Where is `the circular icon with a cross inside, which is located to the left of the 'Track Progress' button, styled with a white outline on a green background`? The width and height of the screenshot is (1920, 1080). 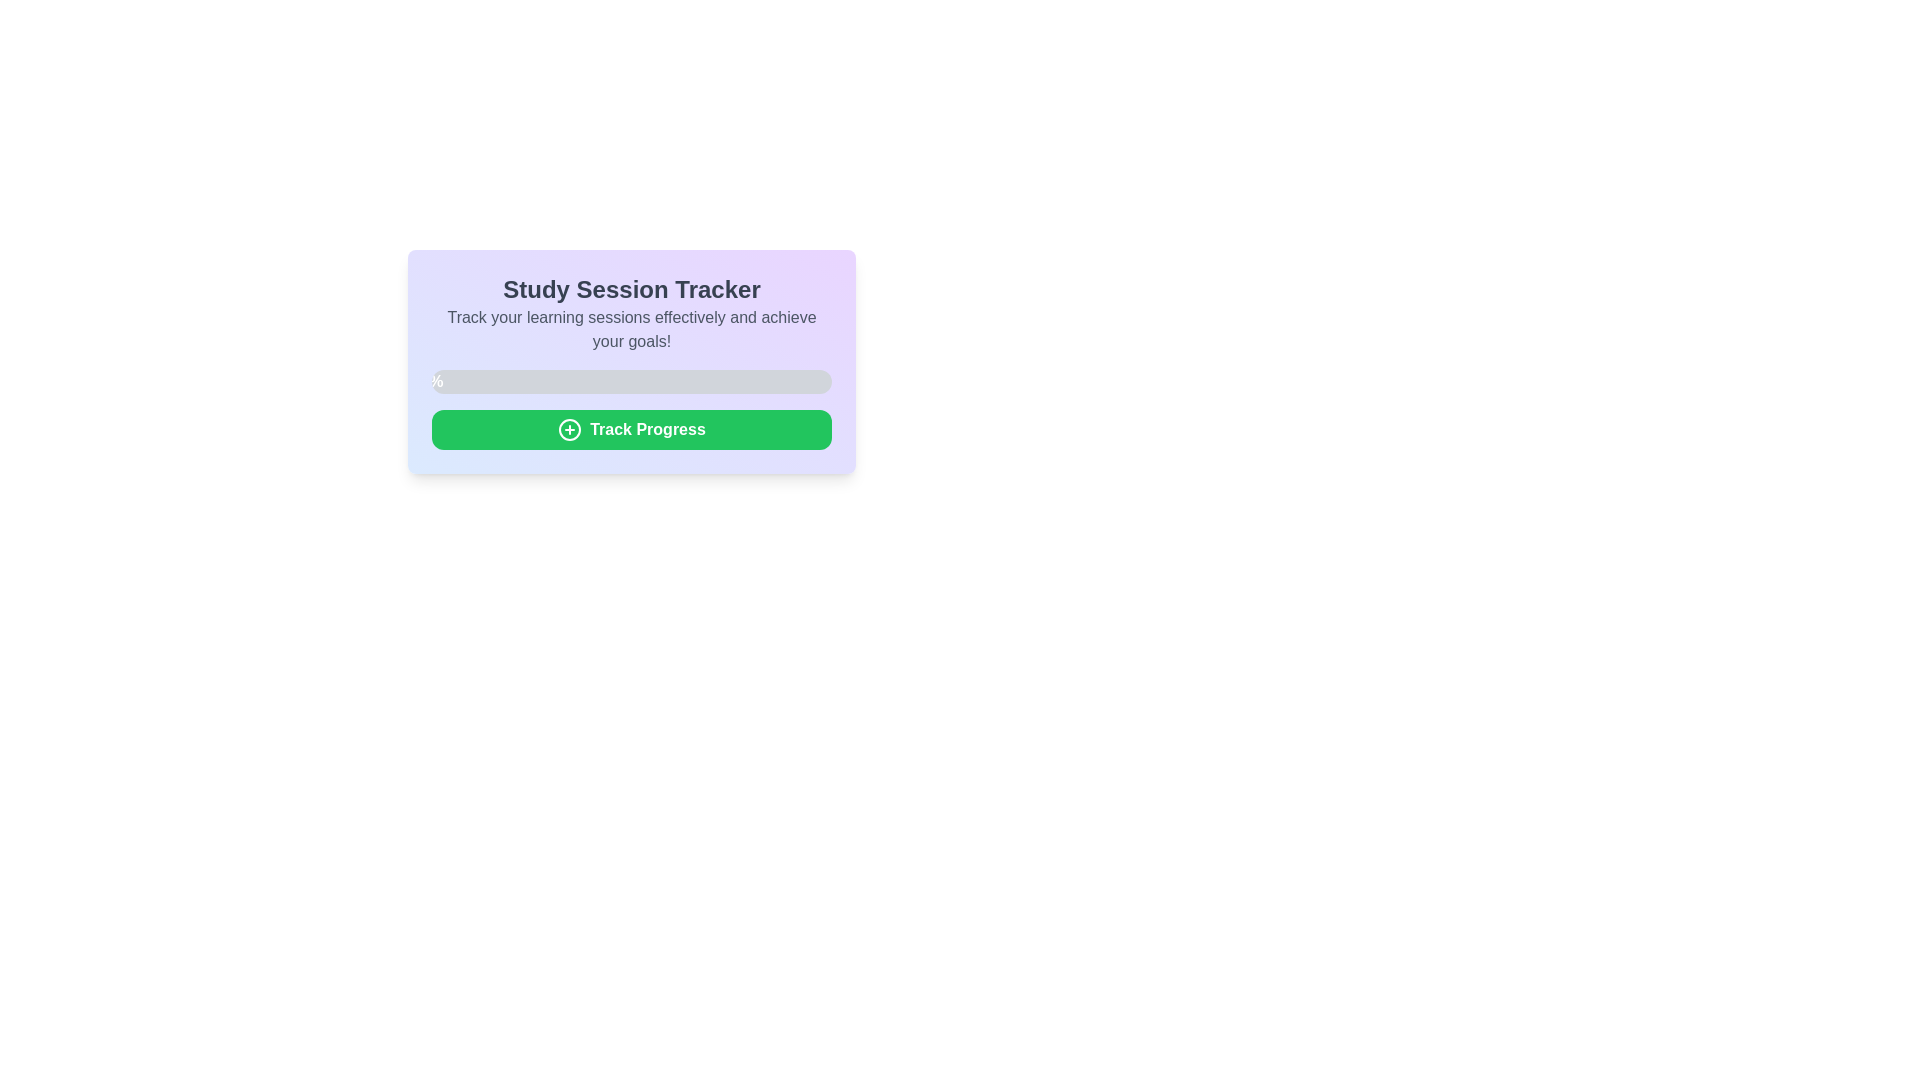
the circular icon with a cross inside, which is located to the left of the 'Track Progress' button, styled with a white outline on a green background is located at coordinates (569, 428).